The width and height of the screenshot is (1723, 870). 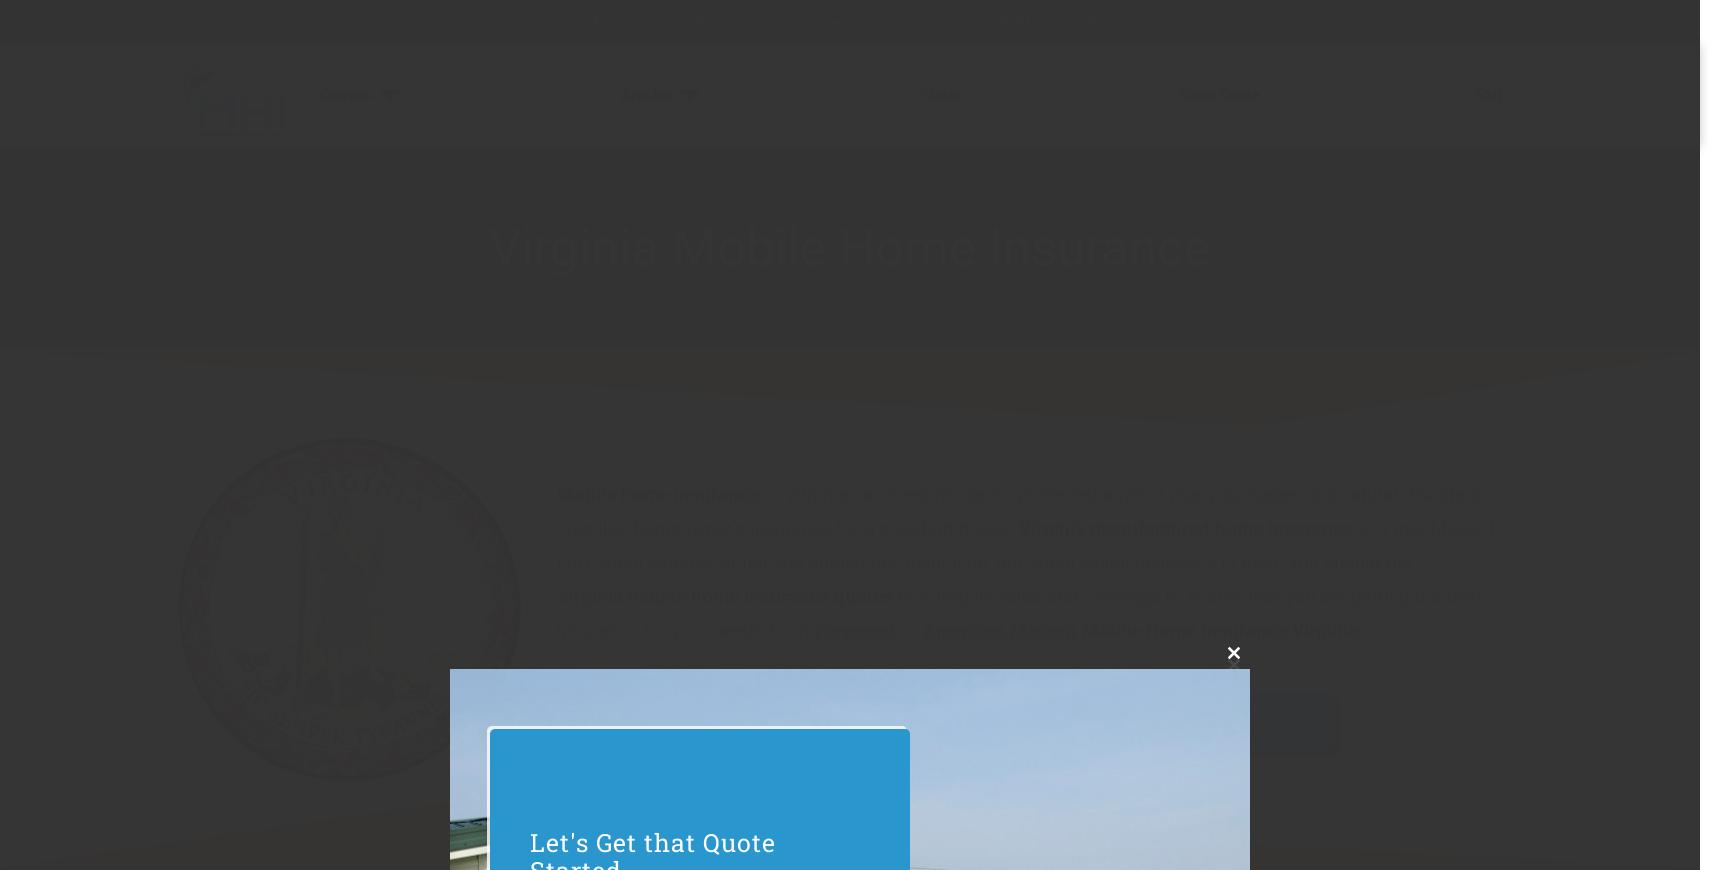 I want to click on '1-800-771-7758', so click(x=659, y=21).